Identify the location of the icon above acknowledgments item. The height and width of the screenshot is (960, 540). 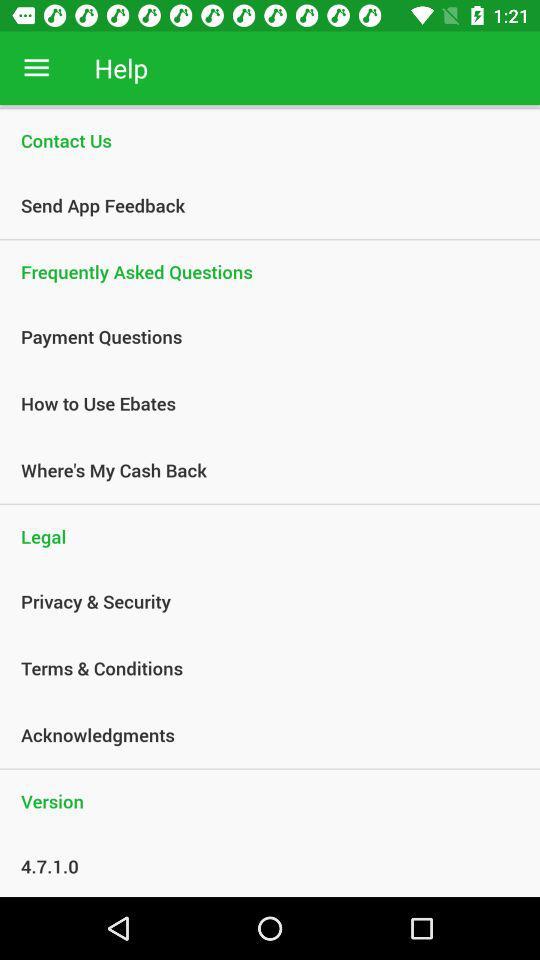
(259, 668).